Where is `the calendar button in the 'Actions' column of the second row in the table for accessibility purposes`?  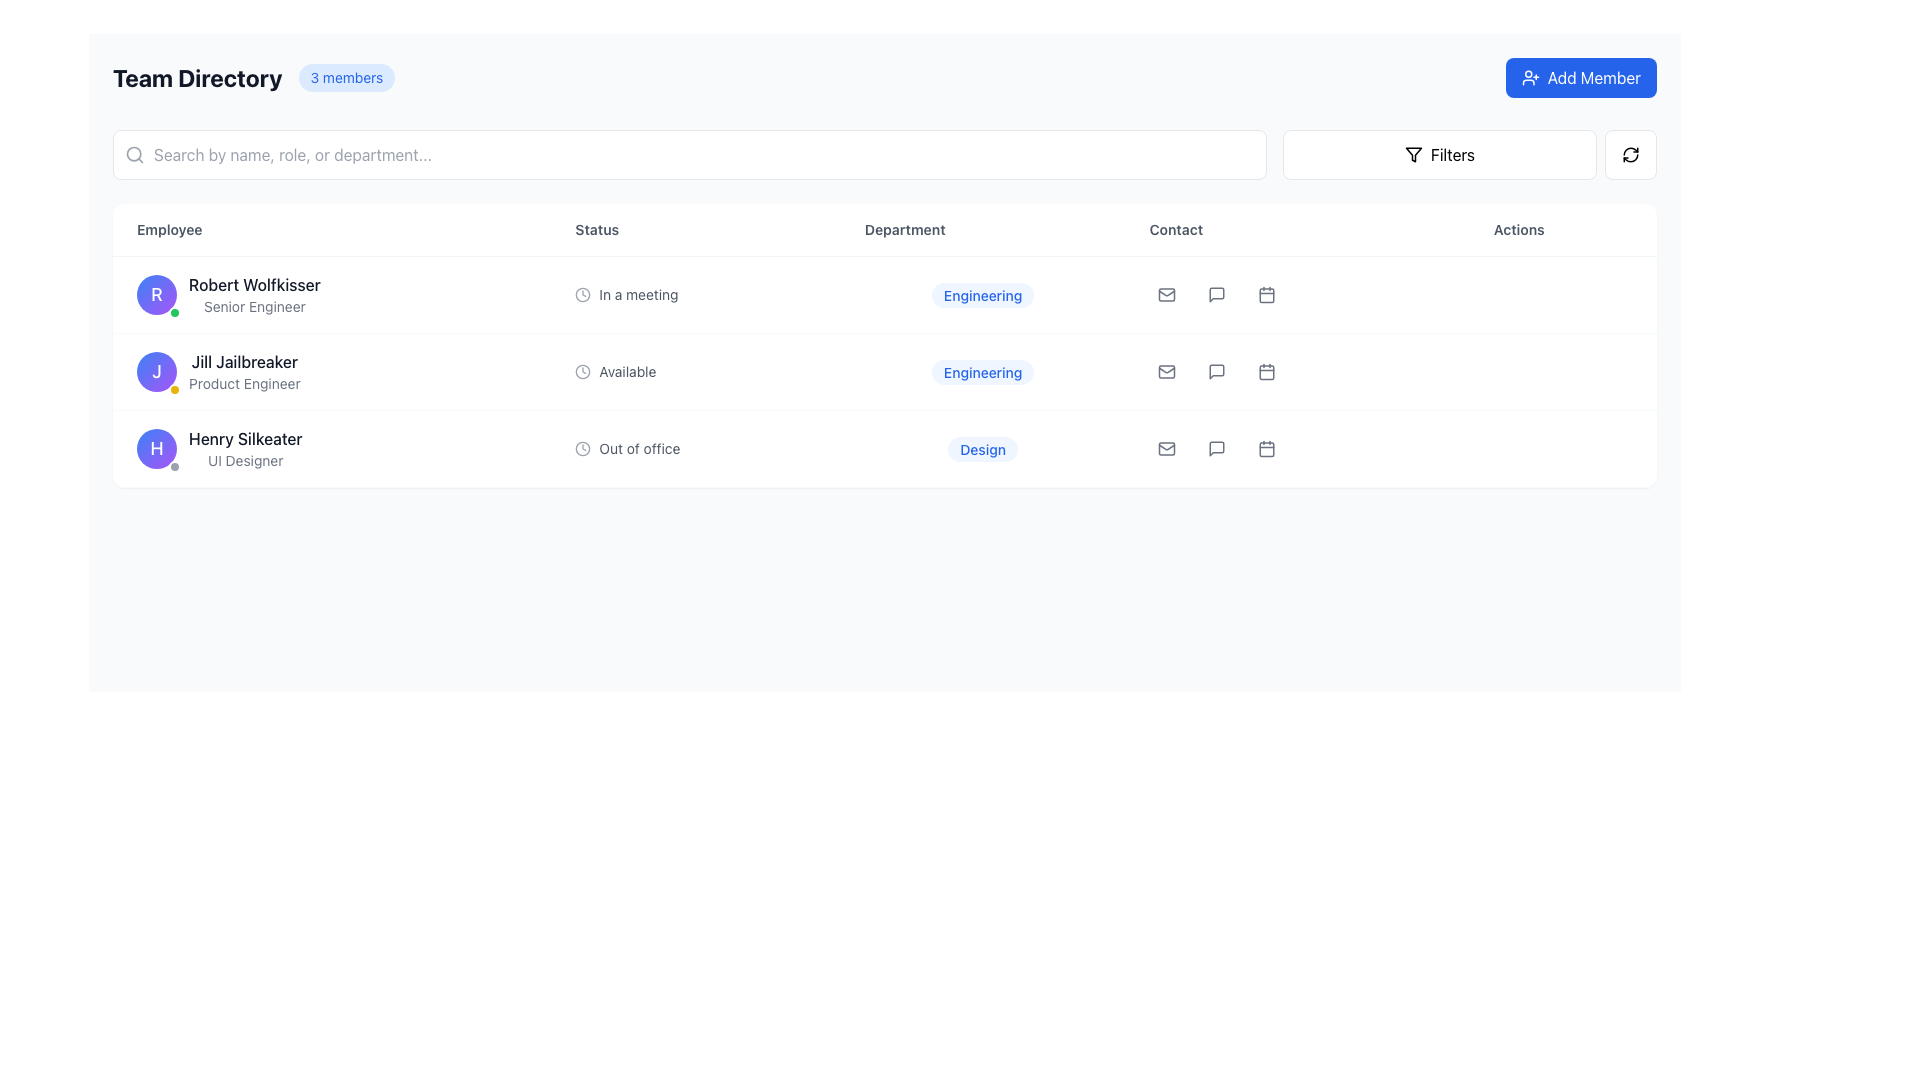 the calendar button in the 'Actions' column of the second row in the table for accessibility purposes is located at coordinates (1265, 294).